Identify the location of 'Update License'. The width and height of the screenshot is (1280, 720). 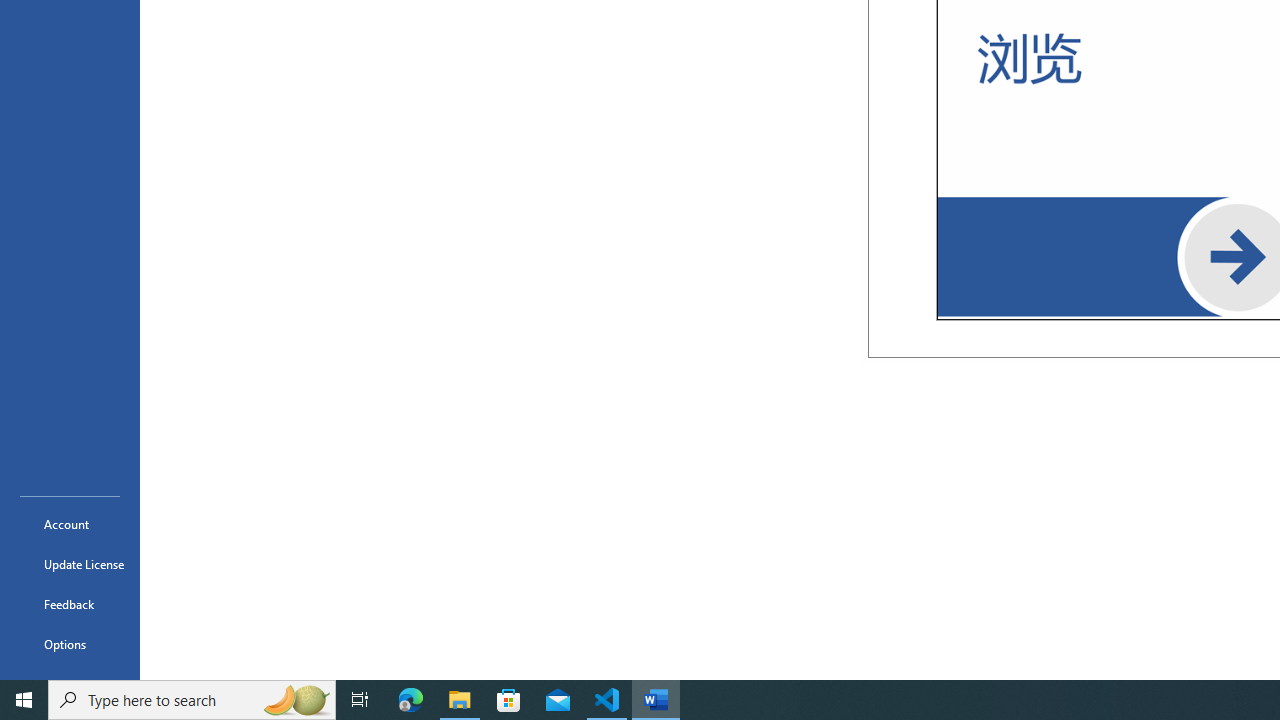
(69, 564).